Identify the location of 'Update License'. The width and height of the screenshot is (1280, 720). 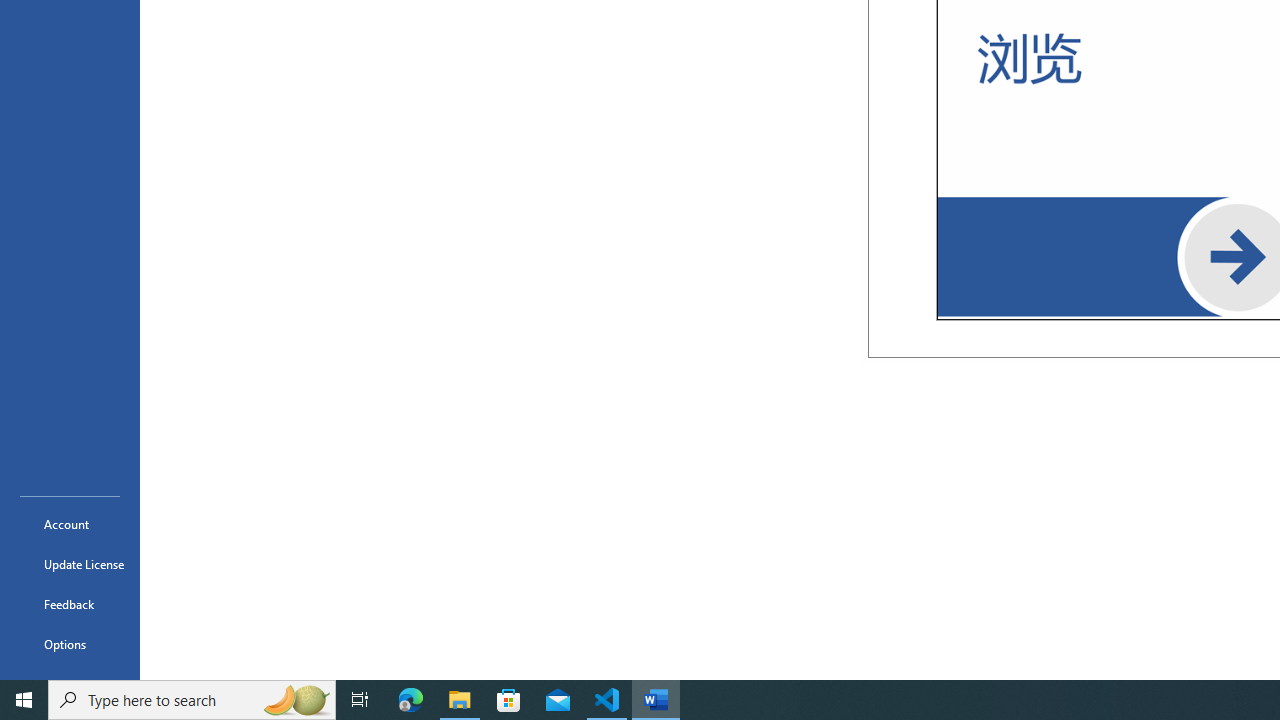
(69, 564).